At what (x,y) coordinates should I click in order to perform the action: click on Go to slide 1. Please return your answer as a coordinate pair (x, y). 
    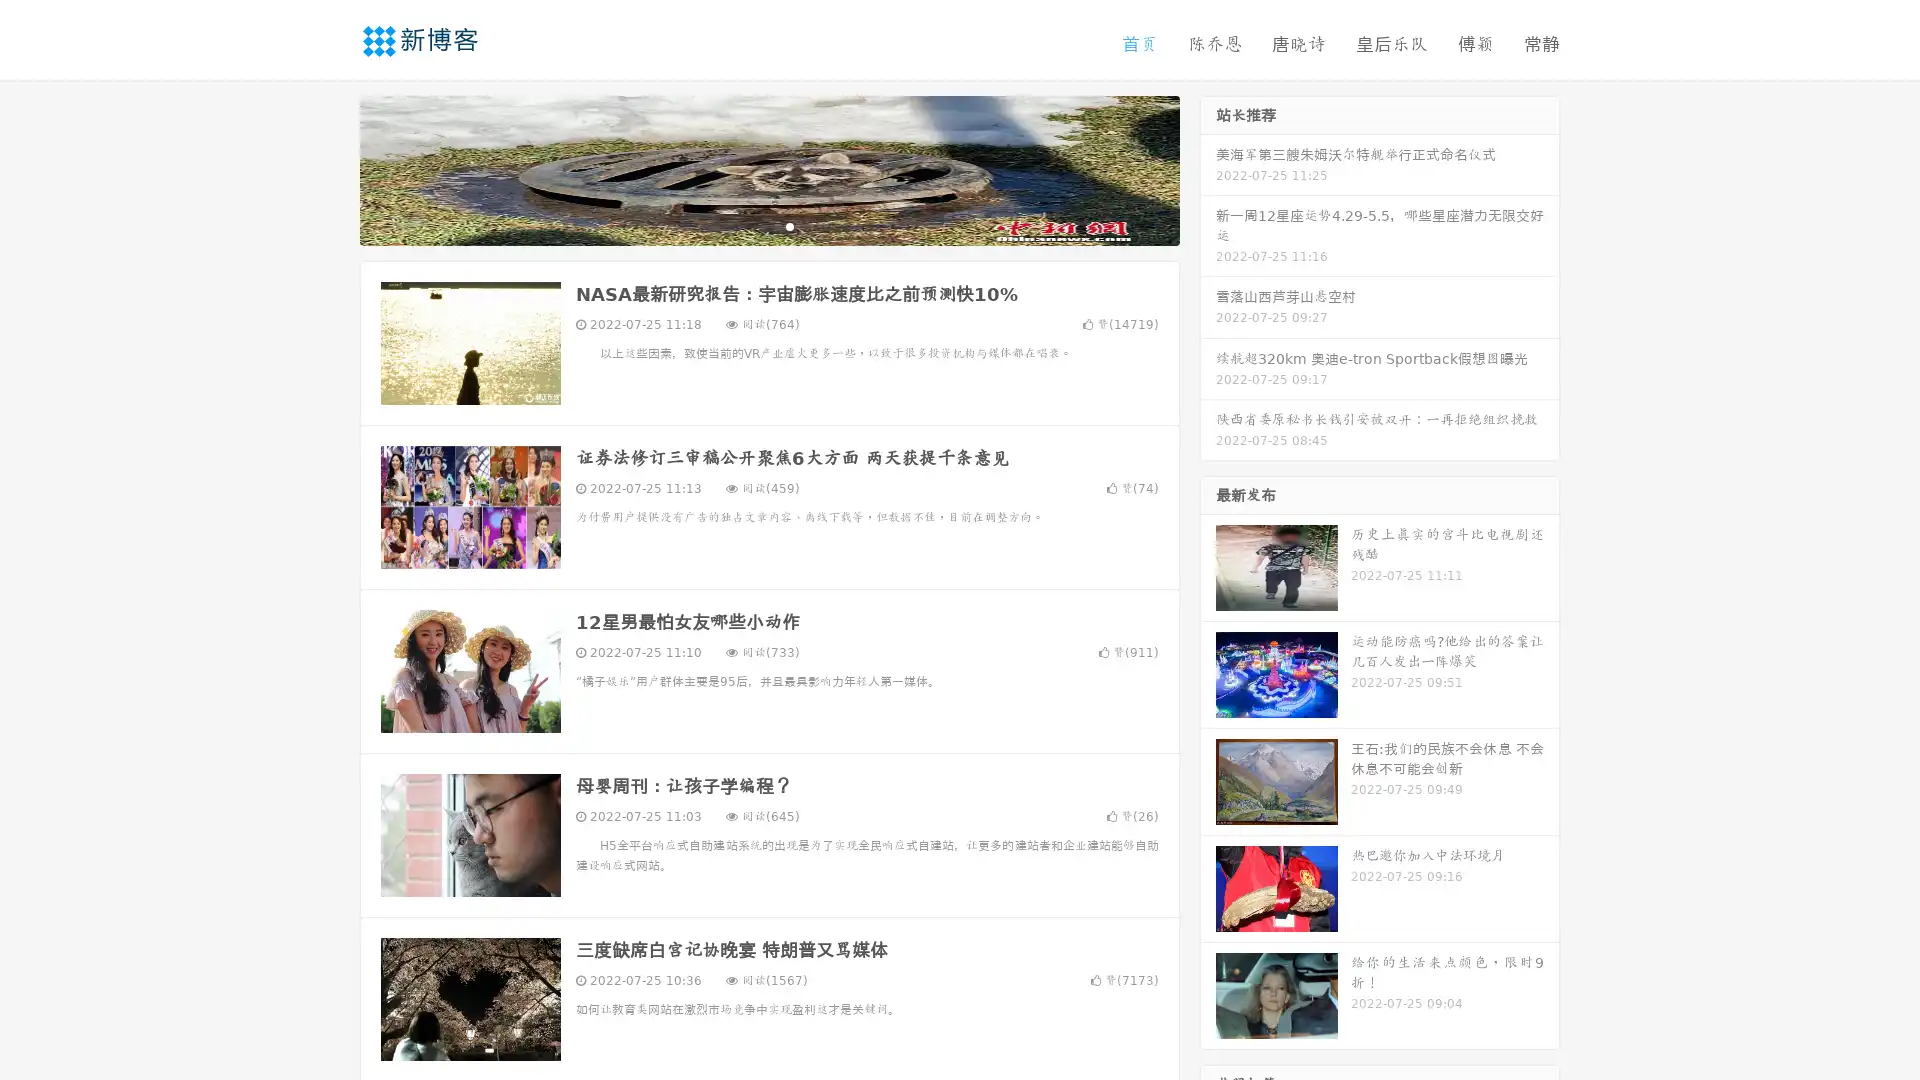
    Looking at the image, I should click on (748, 225).